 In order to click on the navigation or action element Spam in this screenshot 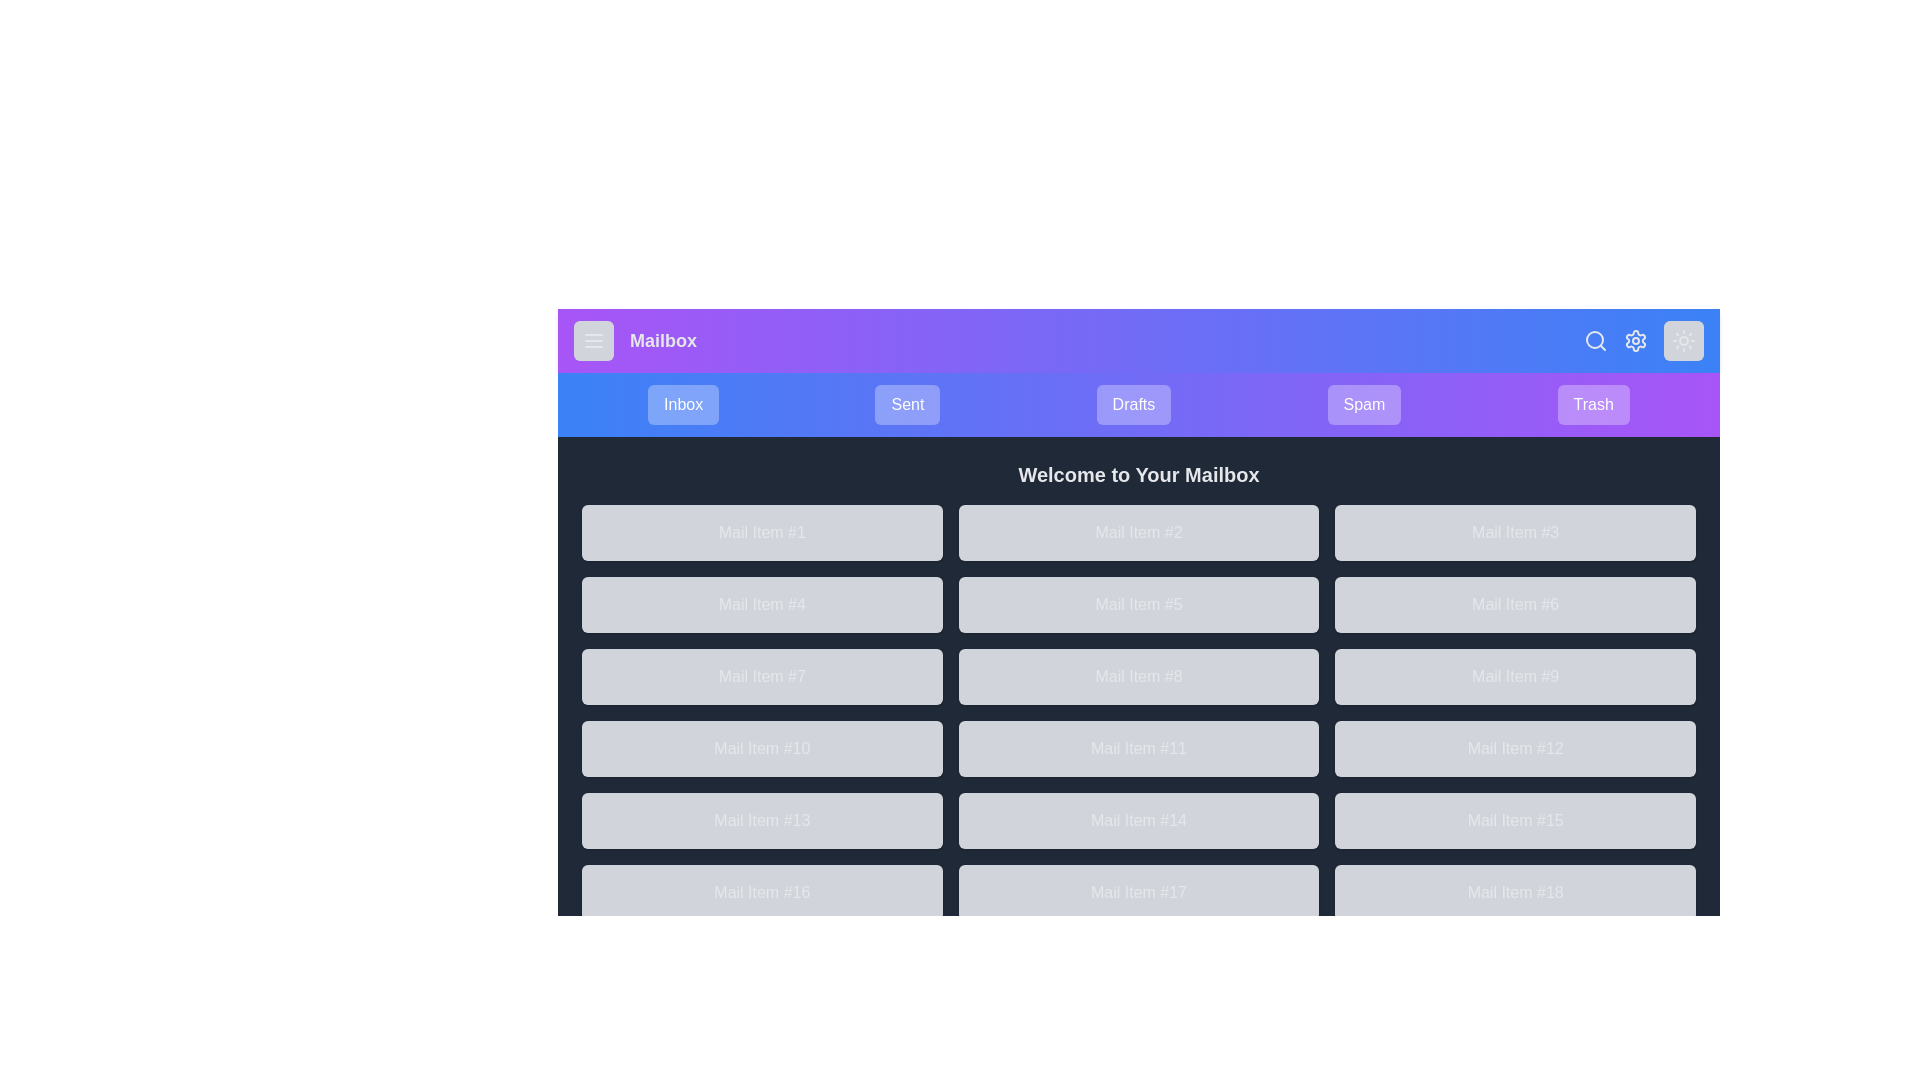, I will do `click(1362, 405)`.